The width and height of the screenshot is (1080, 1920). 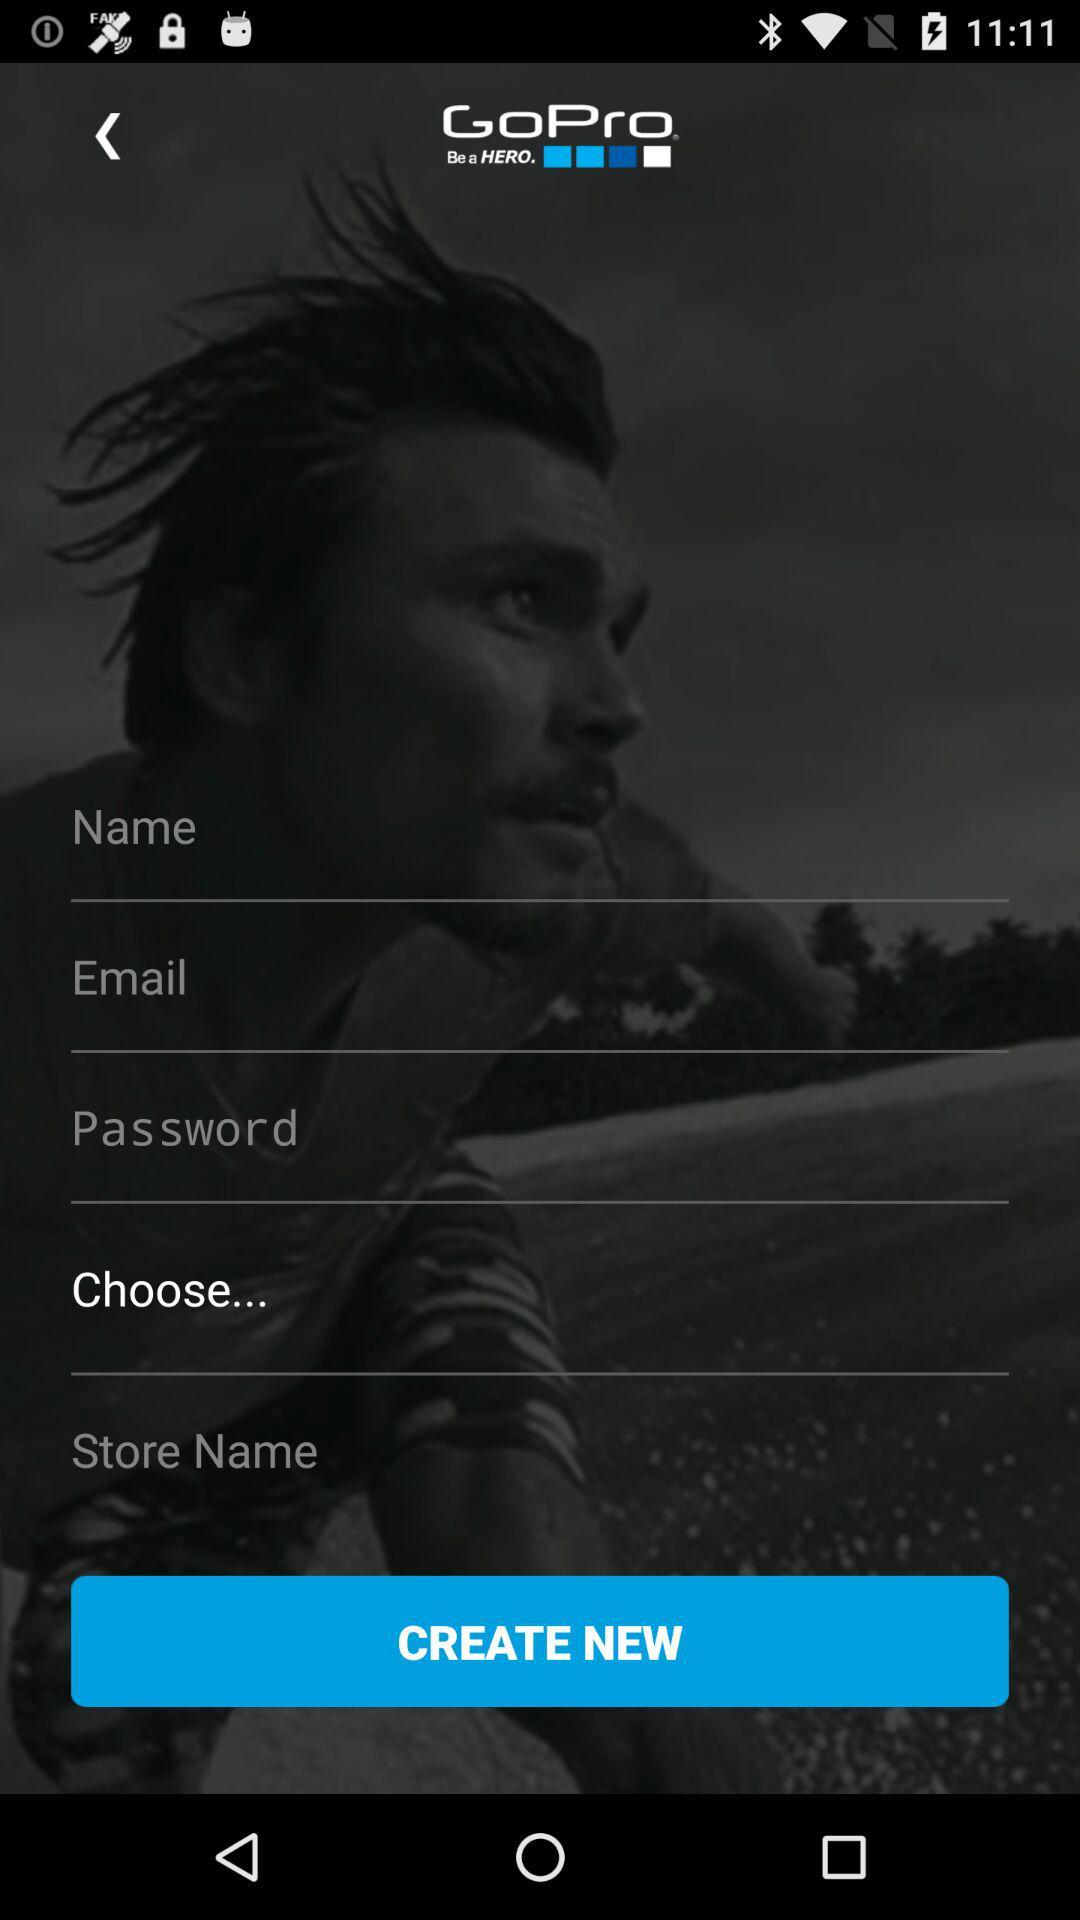 I want to click on your name, so click(x=540, y=825).